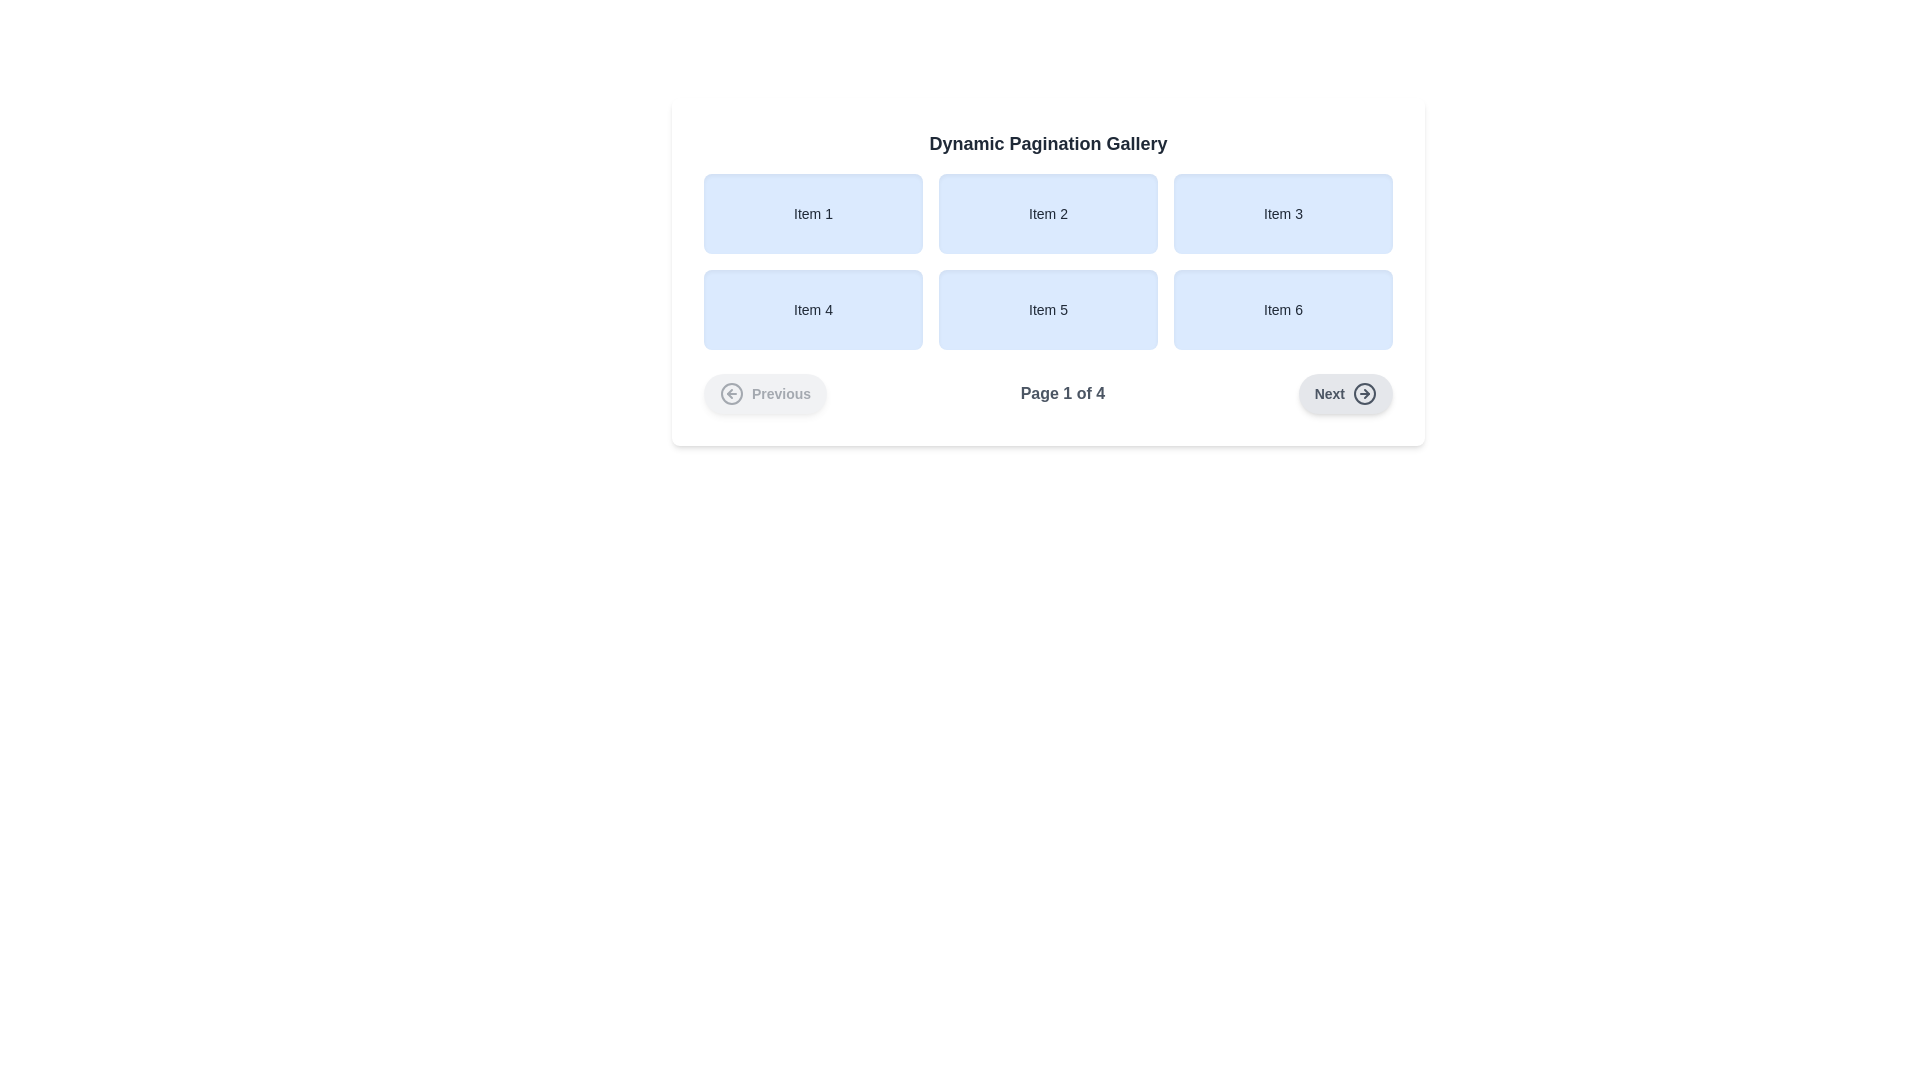 This screenshot has width=1920, height=1080. What do you see at coordinates (730, 393) in the screenshot?
I see `the left-pointing arrow icon within the circular border of the 'Previous' button on the left side of the pagination control bar` at bounding box center [730, 393].